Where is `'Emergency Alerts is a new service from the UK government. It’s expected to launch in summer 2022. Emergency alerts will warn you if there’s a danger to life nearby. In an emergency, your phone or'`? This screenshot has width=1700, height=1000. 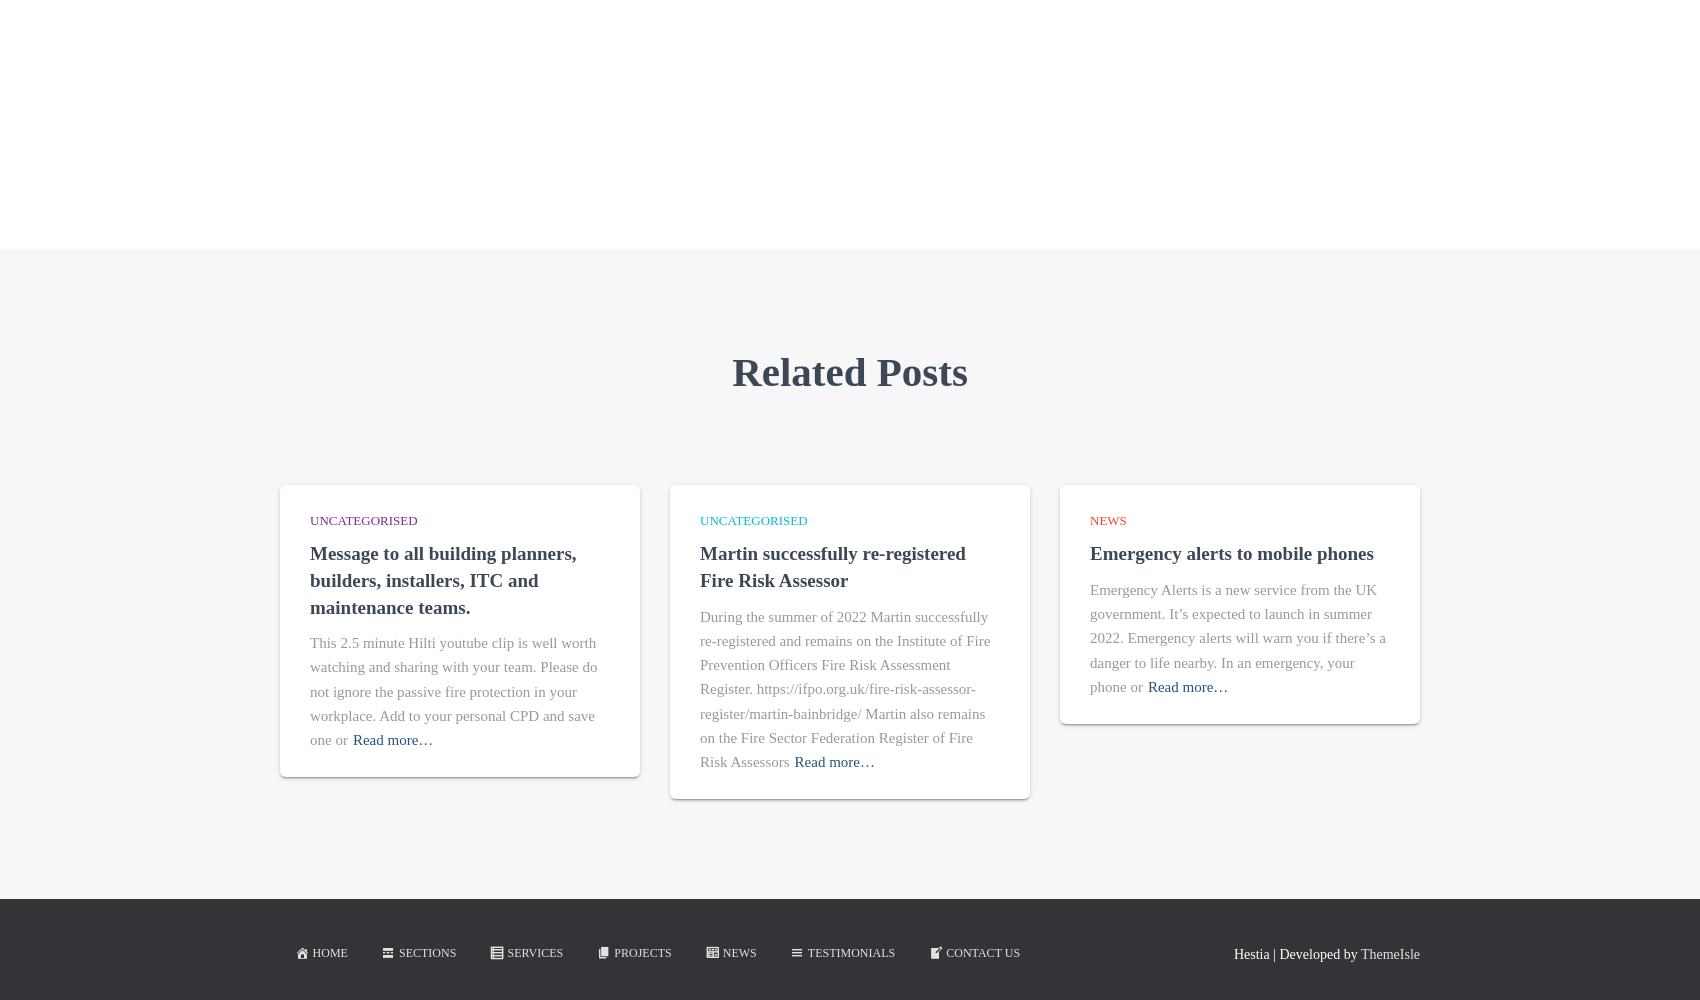 'Emergency Alerts is a new service from the UK government. It’s expected to launch in summer 2022. Emergency alerts will warn you if there’s a danger to life nearby. In an emergency, your phone or' is located at coordinates (1236, 637).